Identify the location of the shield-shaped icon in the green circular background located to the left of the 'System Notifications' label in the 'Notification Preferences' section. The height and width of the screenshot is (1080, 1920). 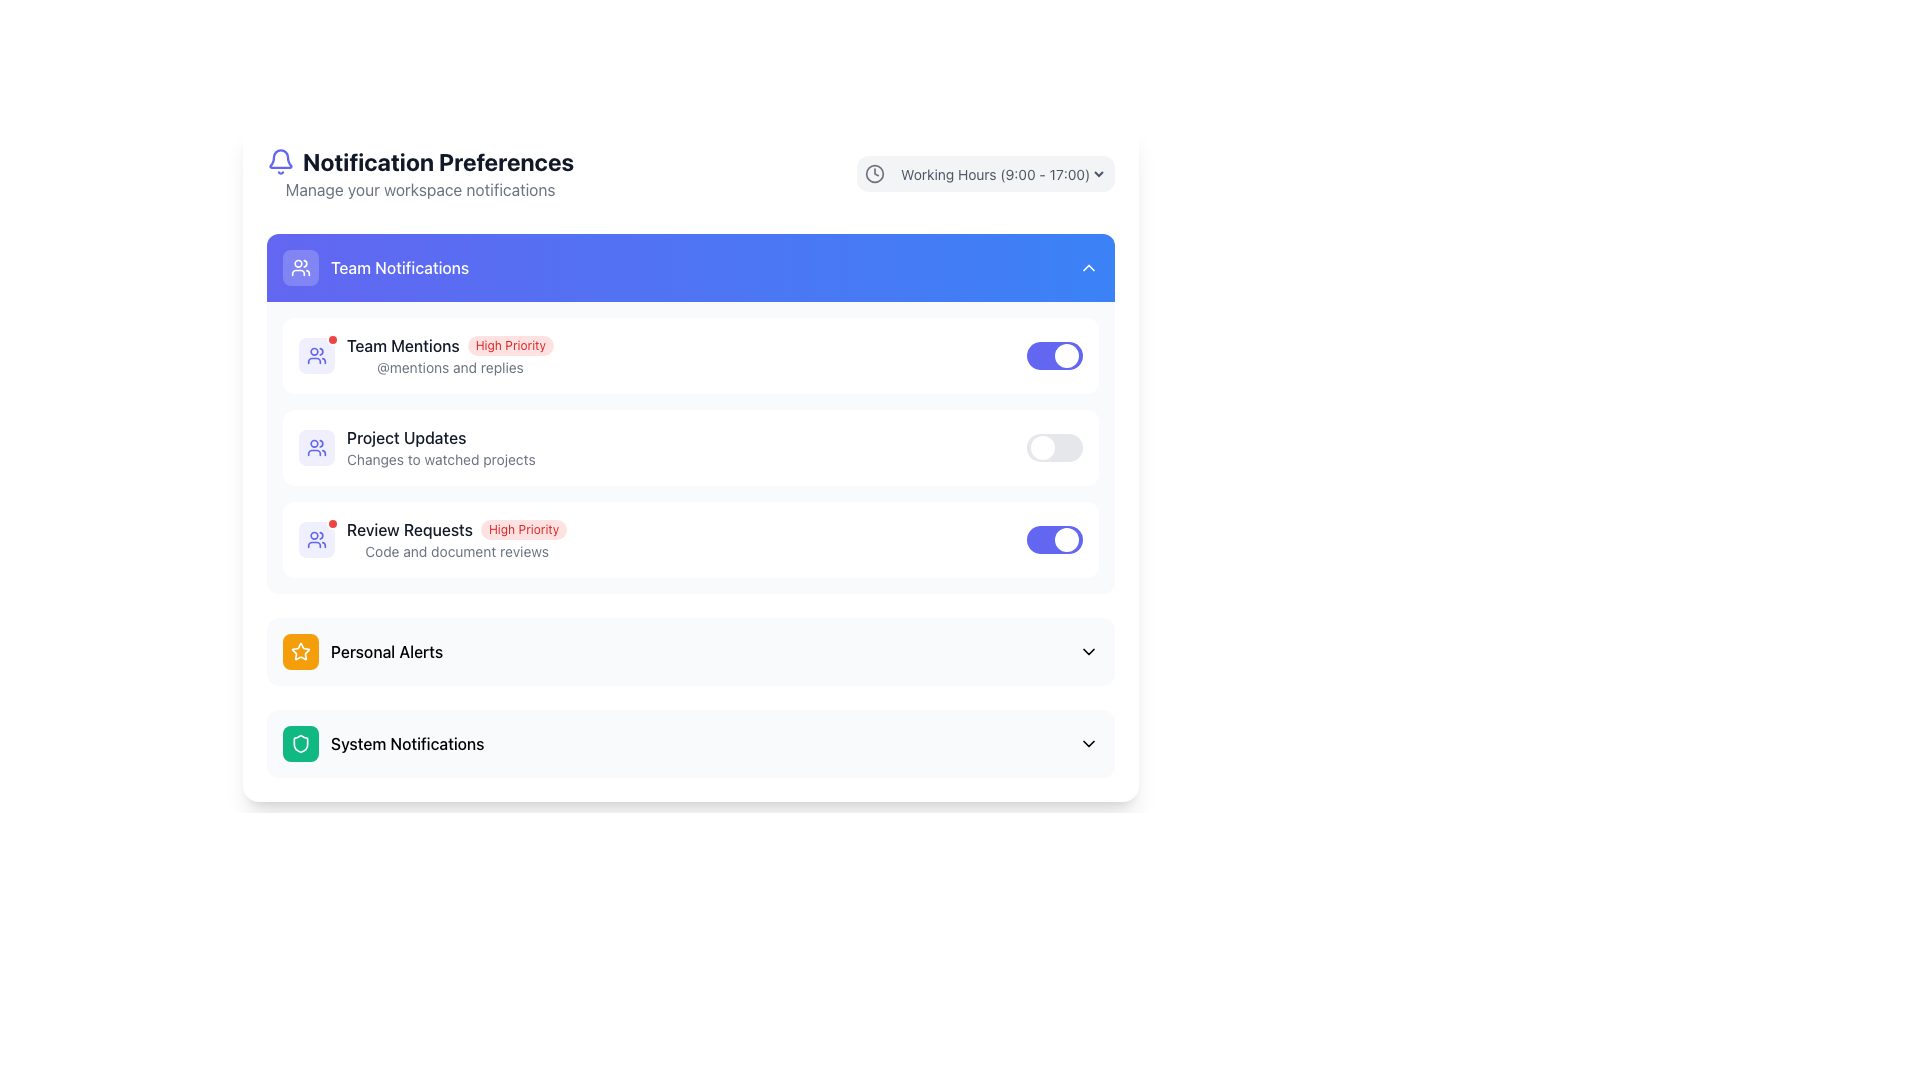
(300, 744).